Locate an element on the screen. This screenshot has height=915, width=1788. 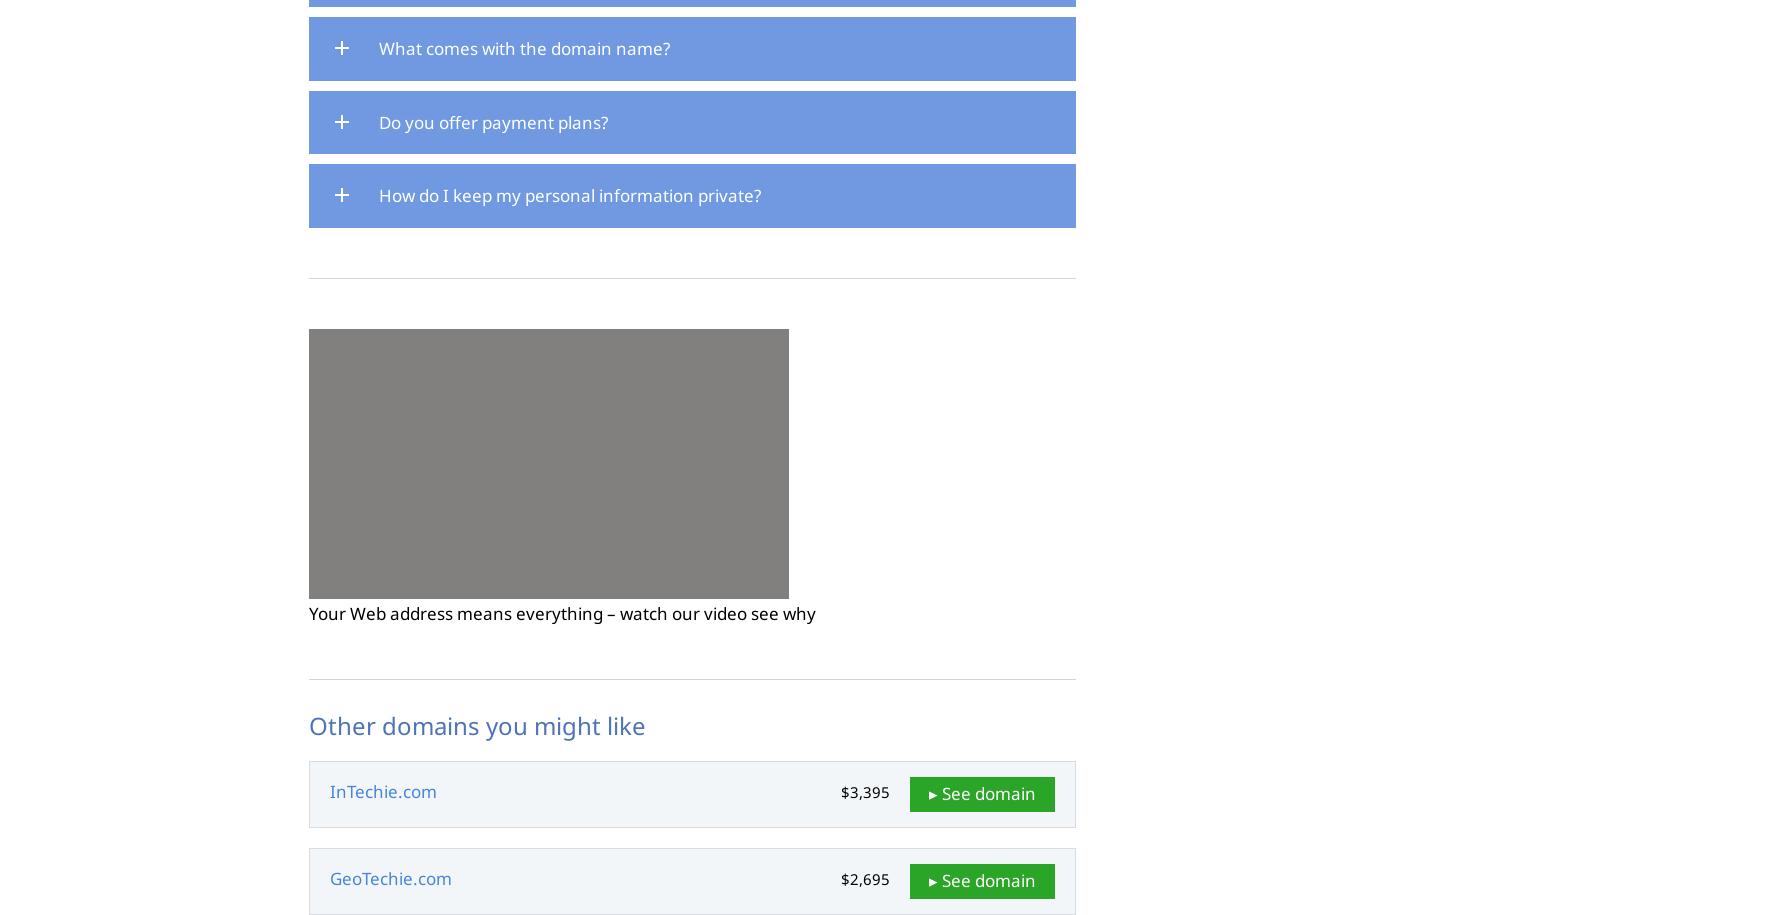
'InTechie.com' is located at coordinates (382, 790).